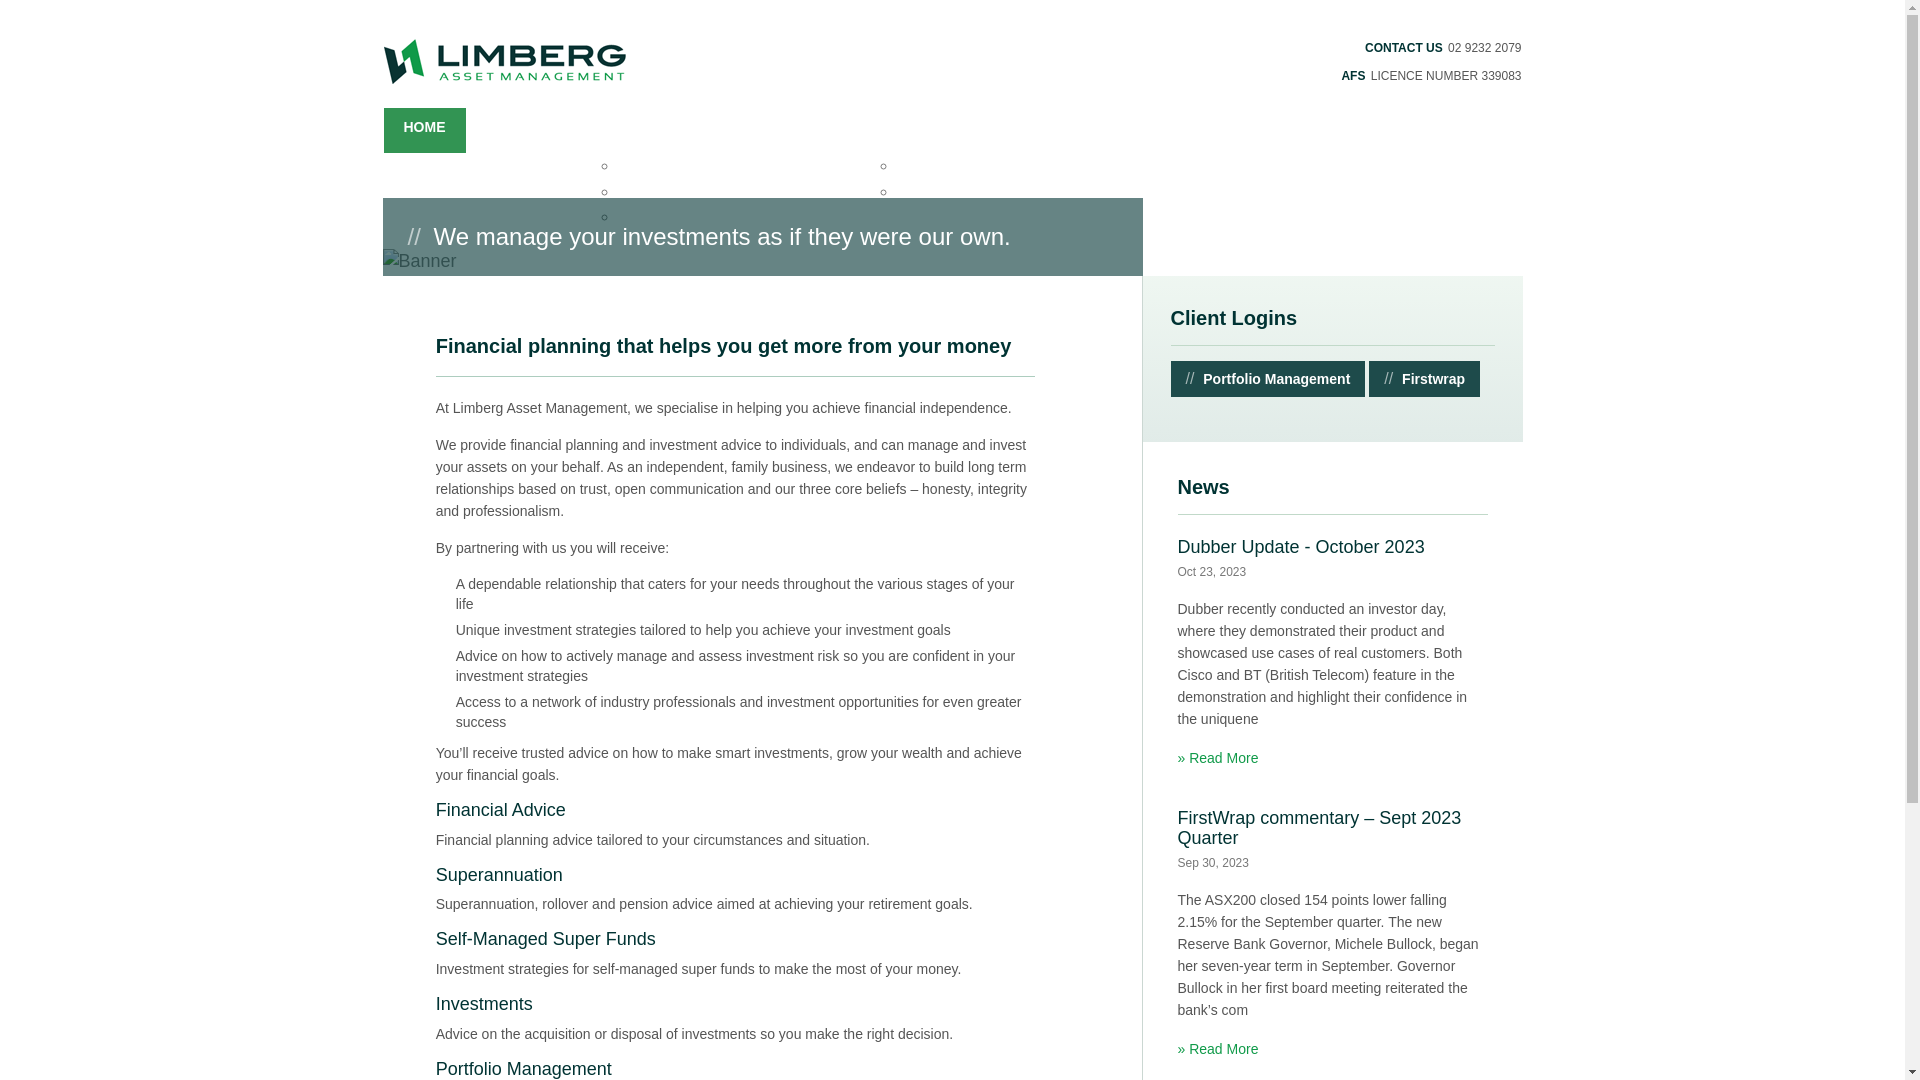 The image size is (1920, 1080). What do you see at coordinates (424, 130) in the screenshot?
I see `'HOME'` at bounding box center [424, 130].